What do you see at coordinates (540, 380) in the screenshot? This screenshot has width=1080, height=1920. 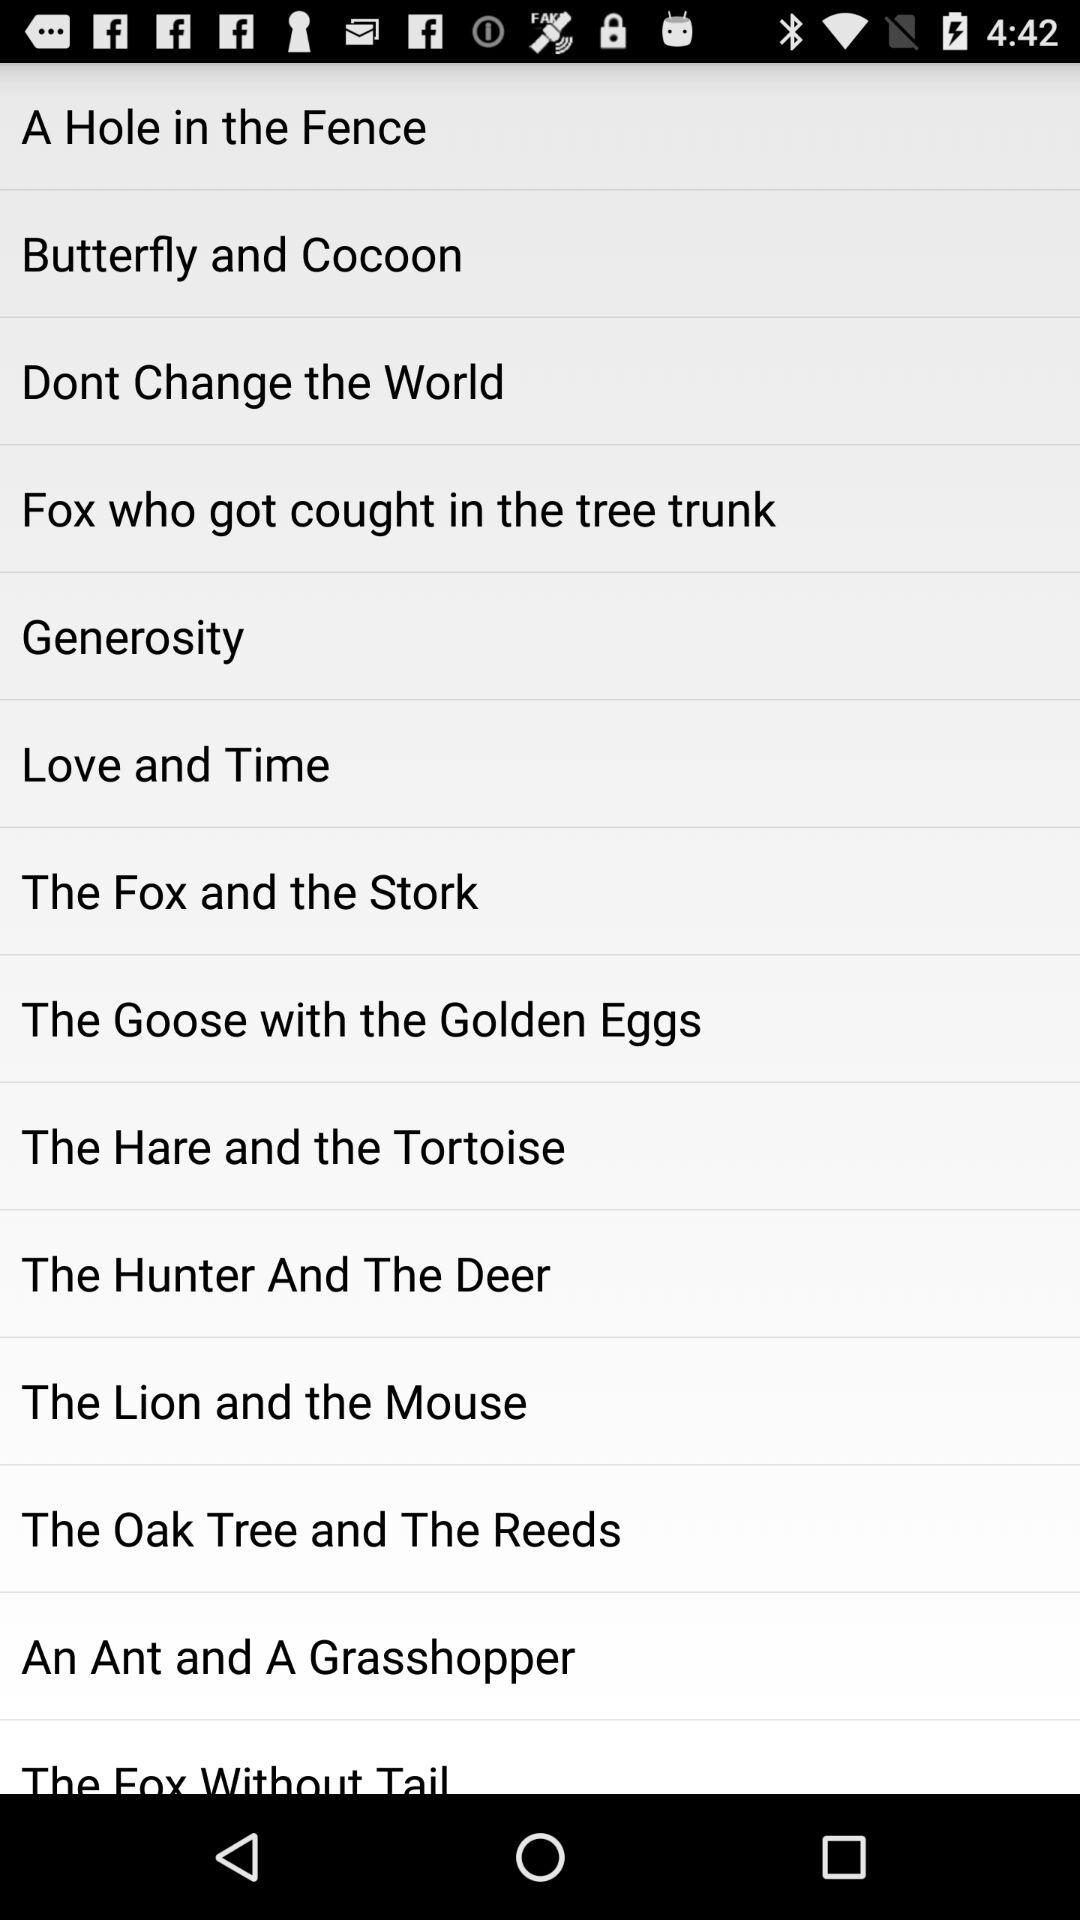 I see `the dont change the item` at bounding box center [540, 380].